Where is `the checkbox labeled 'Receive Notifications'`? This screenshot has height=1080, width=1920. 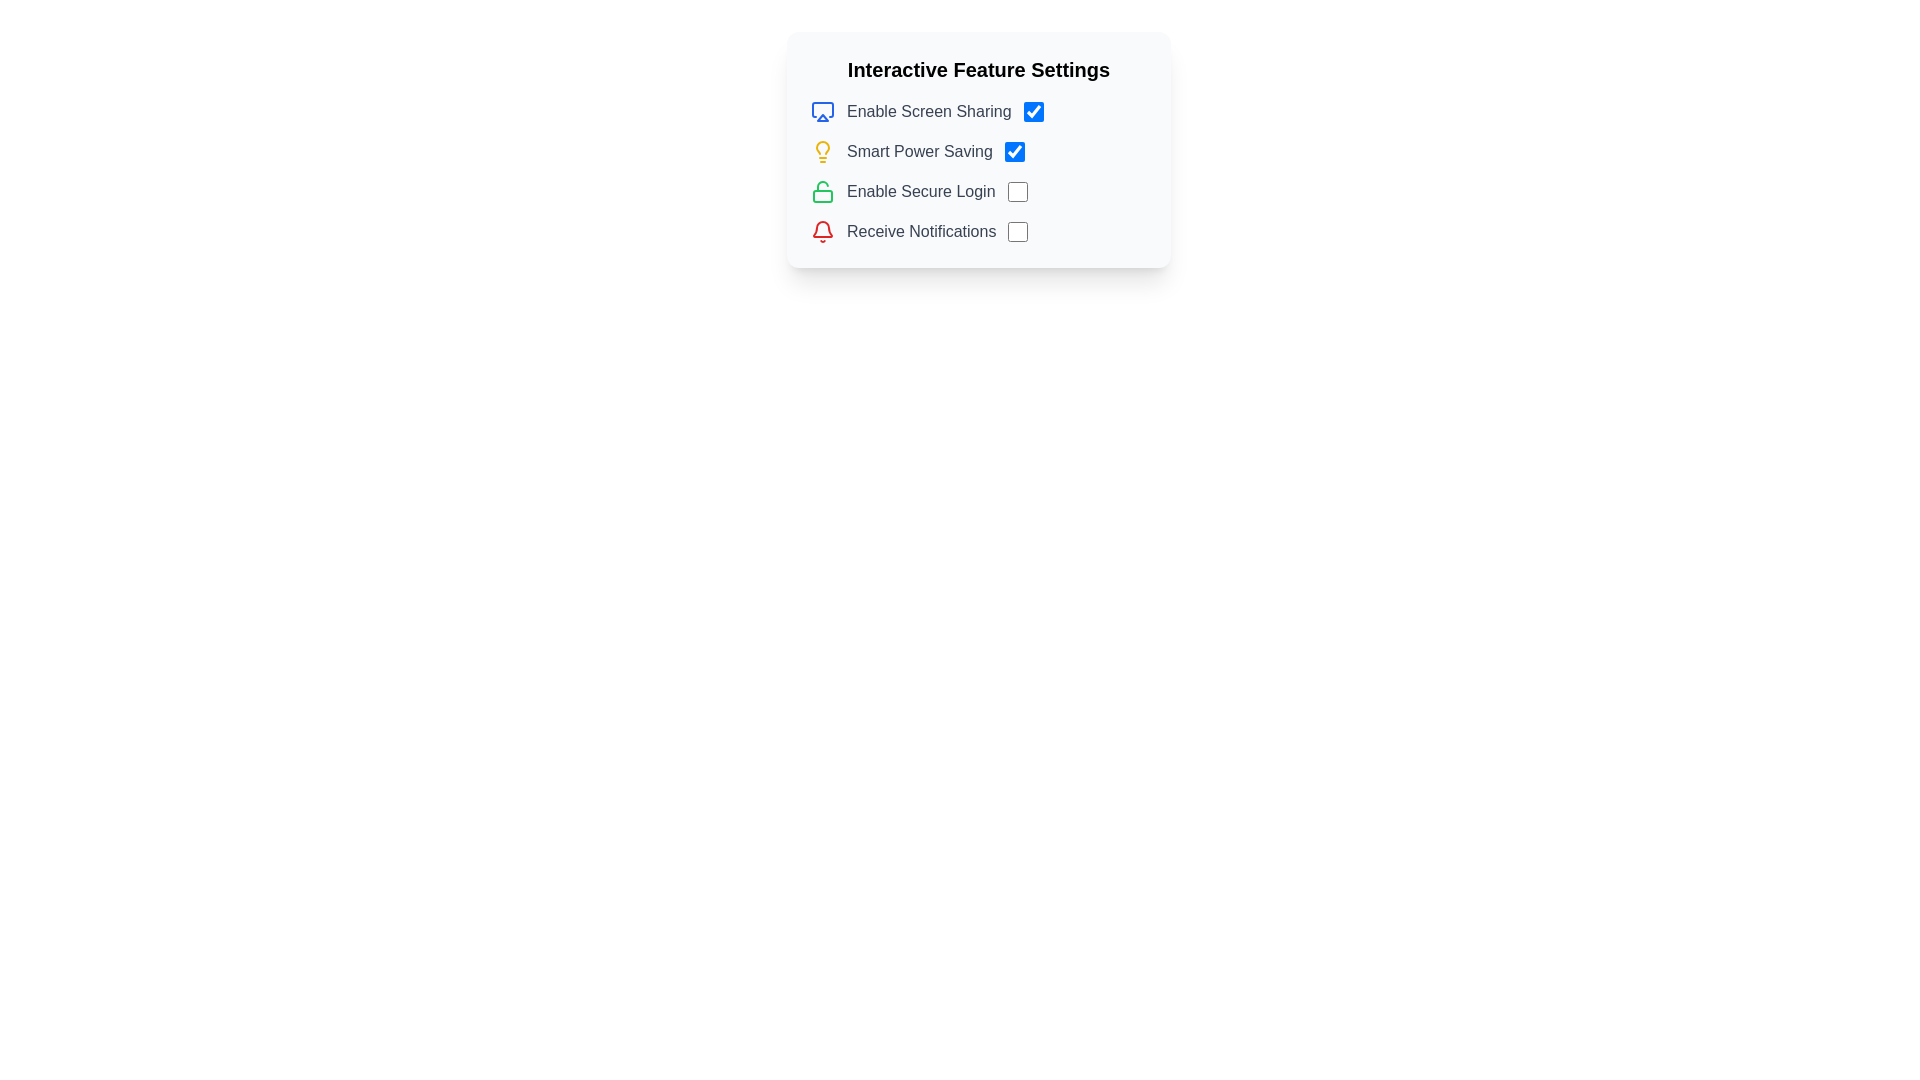
the checkbox labeled 'Receive Notifications' is located at coordinates (979, 230).